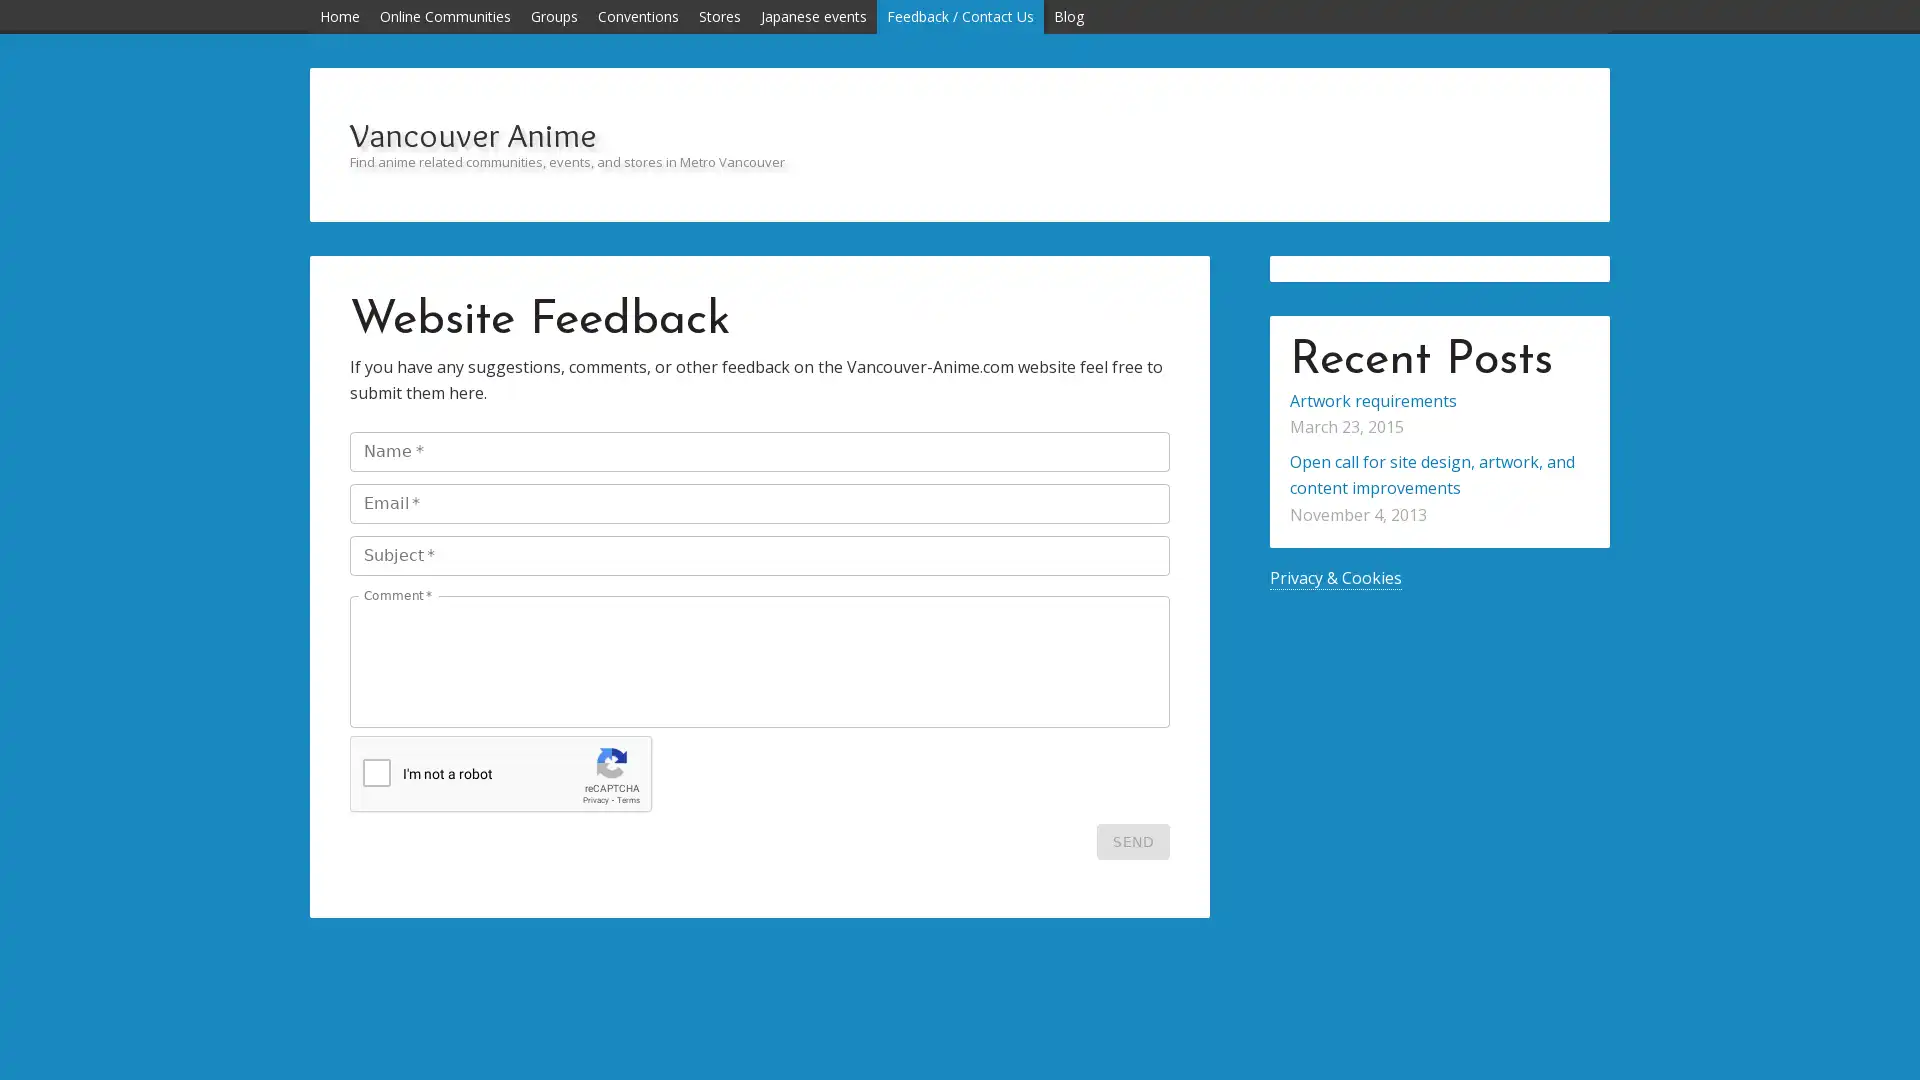 The height and width of the screenshot is (1080, 1920). Describe the element at coordinates (1133, 841) in the screenshot. I see `SEND` at that location.